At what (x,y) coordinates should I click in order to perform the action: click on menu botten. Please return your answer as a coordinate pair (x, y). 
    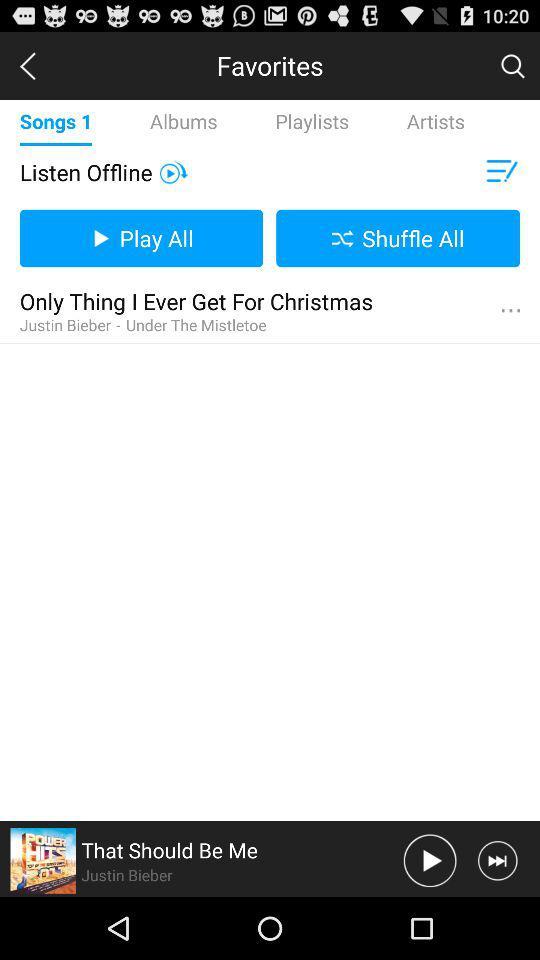
    Looking at the image, I should click on (510, 311).